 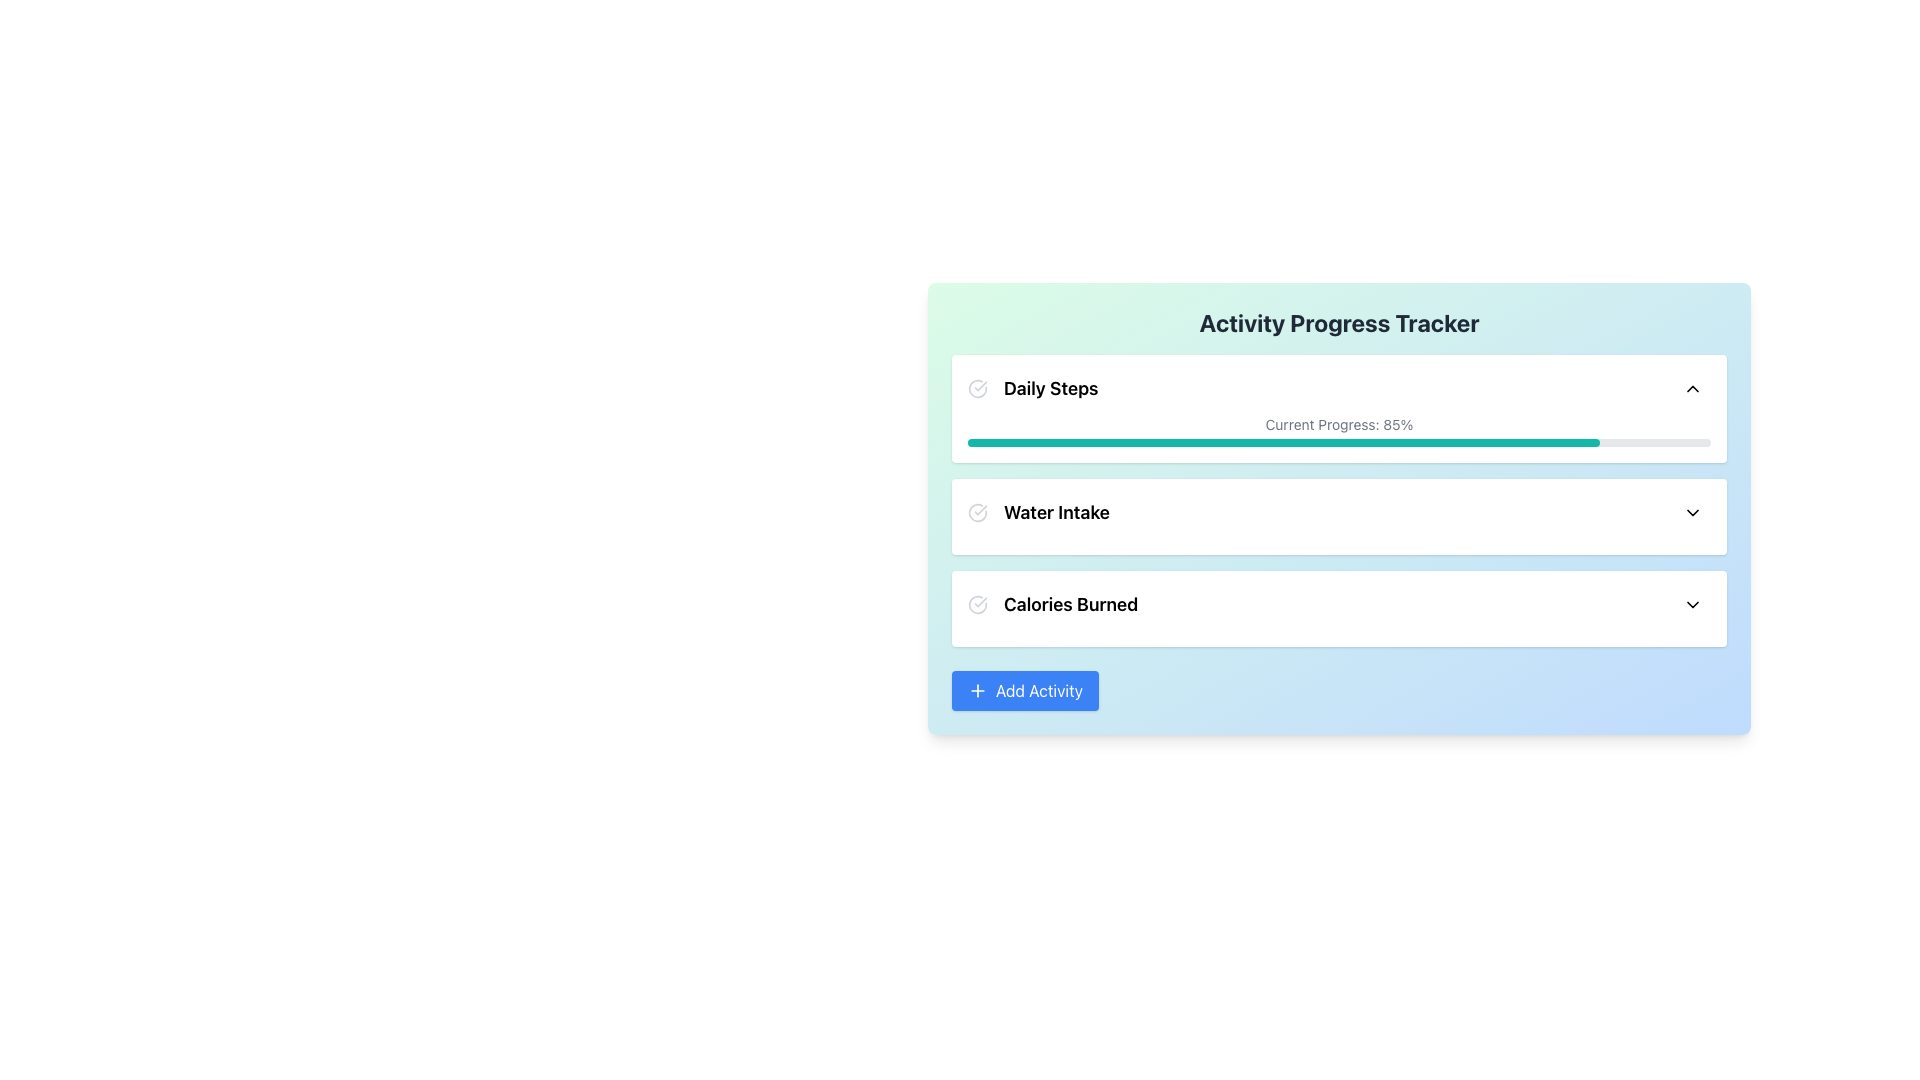 I want to click on the 'Calories Burned' text label, which identifies the metric in the activity tracker, located in the lower half of the vertically stacked list, so click(x=1070, y=604).